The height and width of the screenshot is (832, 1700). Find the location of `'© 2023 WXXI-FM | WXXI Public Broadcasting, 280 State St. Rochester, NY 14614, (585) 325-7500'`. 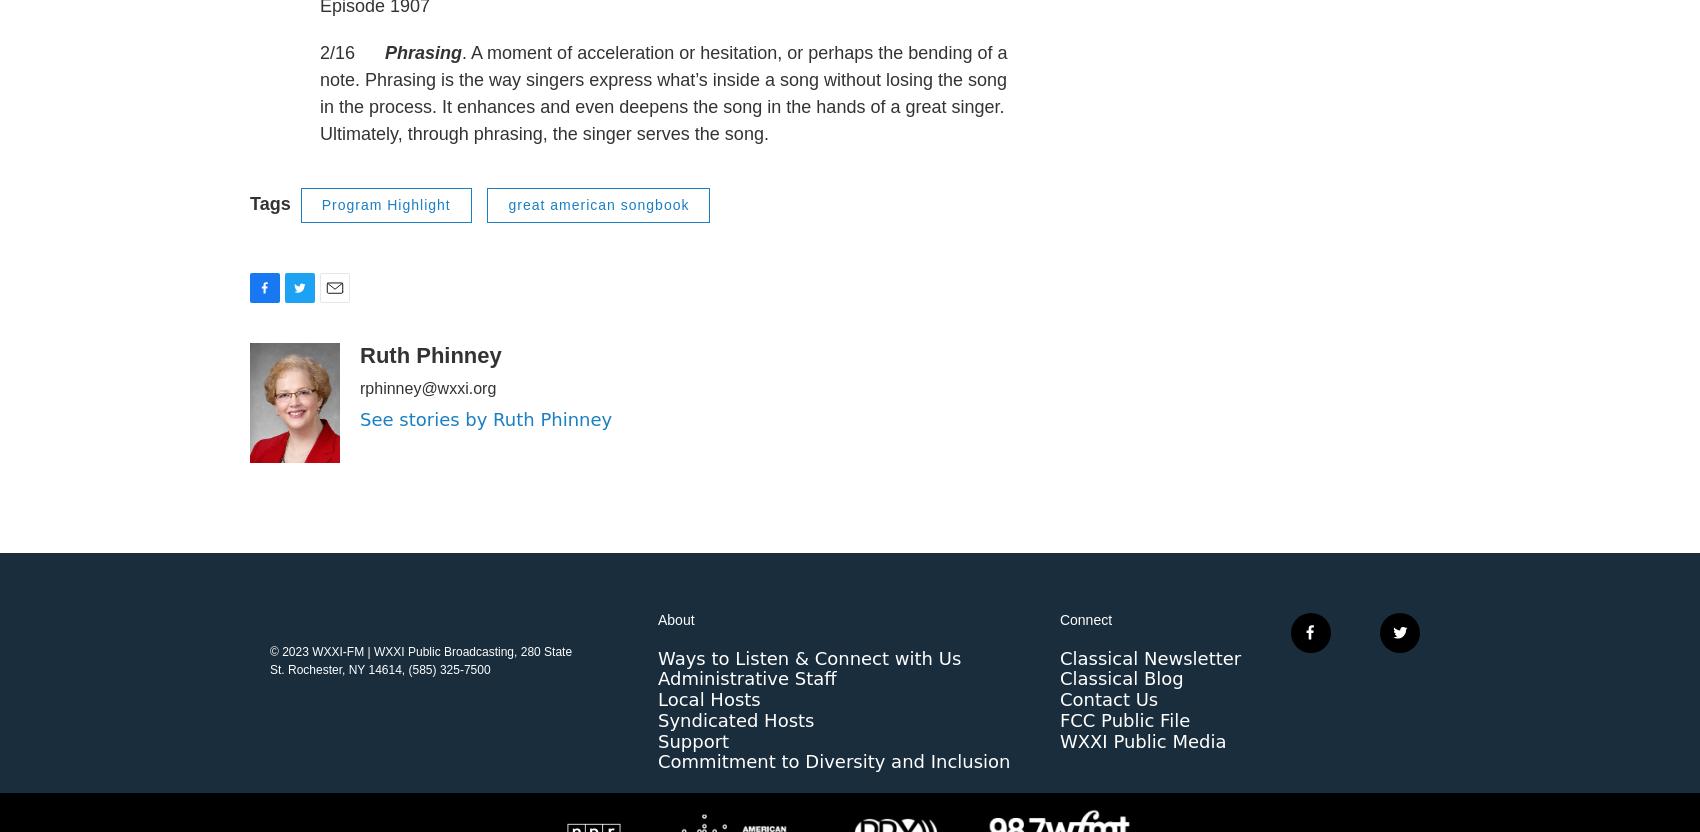

'© 2023 WXXI-FM | WXXI Public Broadcasting, 280 State St. Rochester, NY 14614, (585) 325-7500' is located at coordinates (419, 698).